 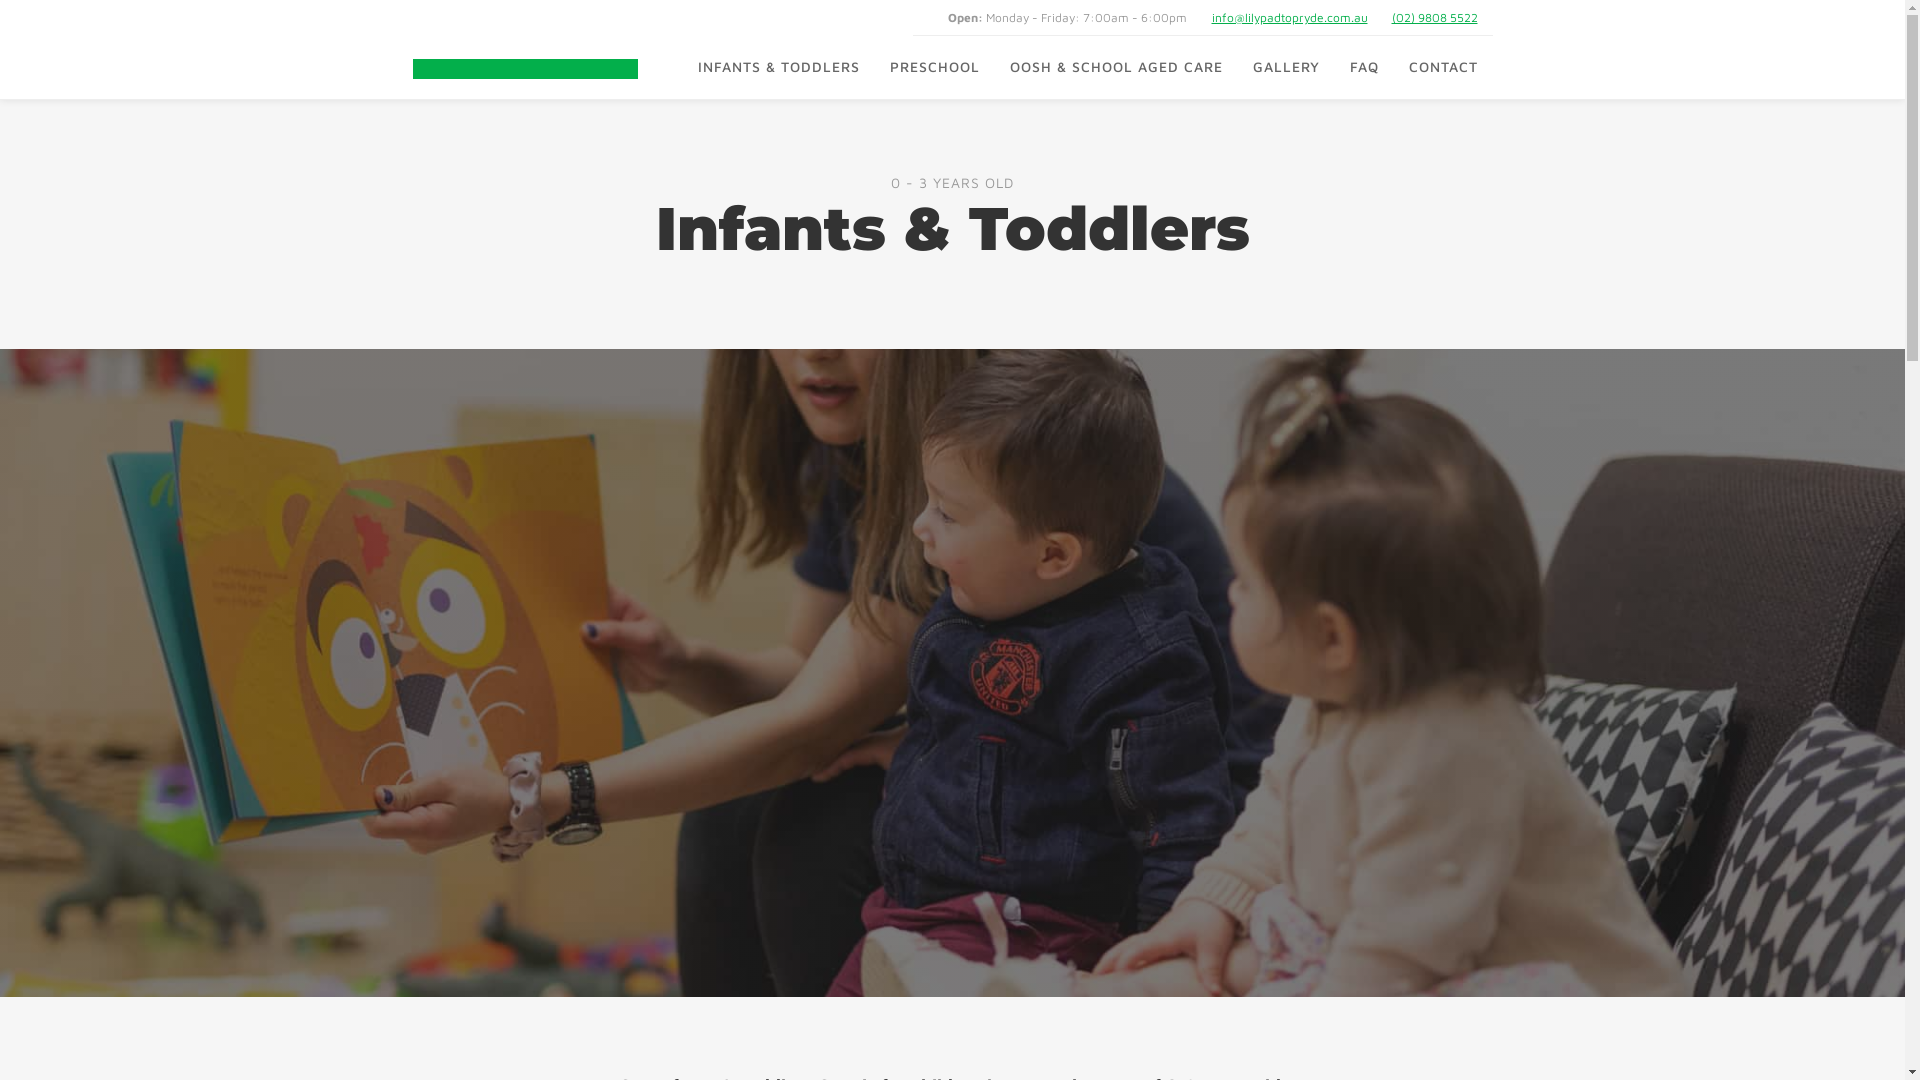 What do you see at coordinates (1114, 65) in the screenshot?
I see `'OOSH & SCHOOL AGED CARE'` at bounding box center [1114, 65].